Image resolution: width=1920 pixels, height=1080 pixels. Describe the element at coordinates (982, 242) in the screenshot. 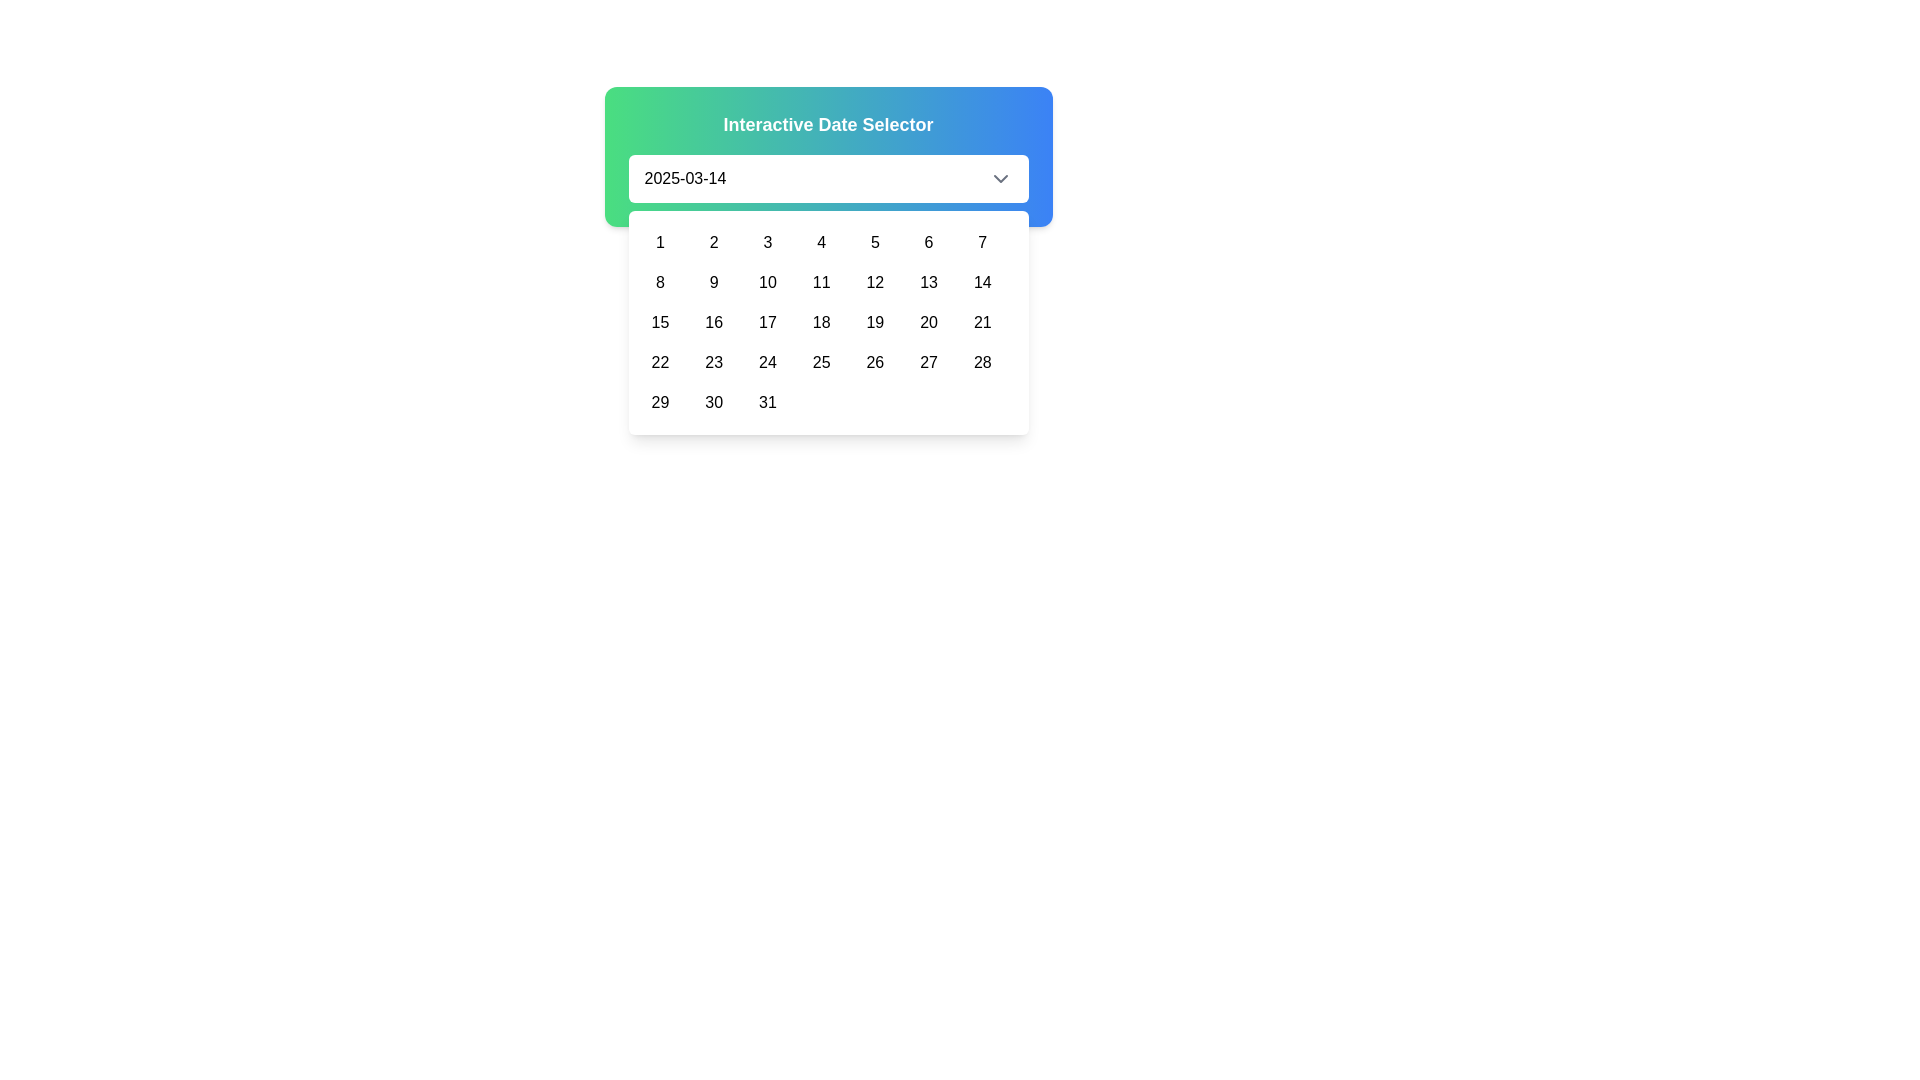

I see `the small, rounded square-shaped button labeled '7' in the calendar interface` at that location.